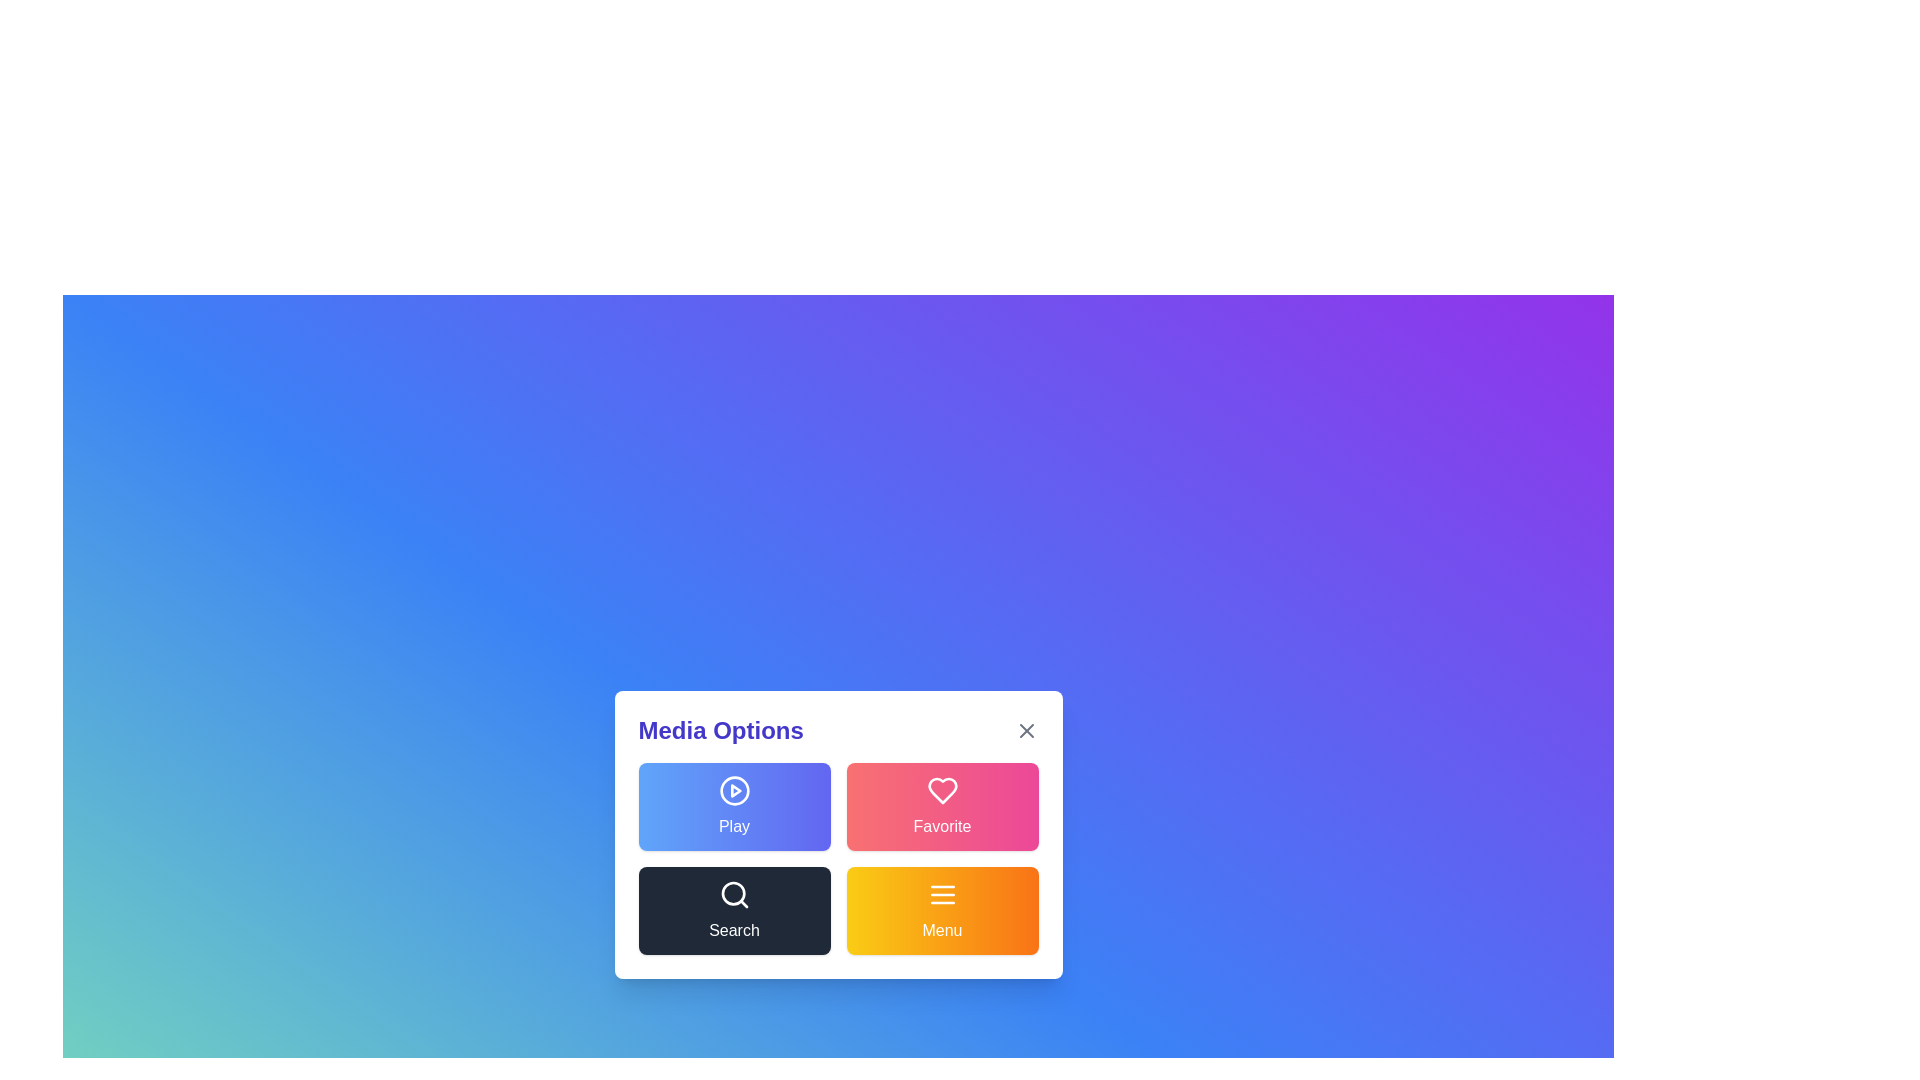  I want to click on text of the Text label located below the menu icon in the bottom-right section of the 'Media Options' menu panel, so click(941, 930).